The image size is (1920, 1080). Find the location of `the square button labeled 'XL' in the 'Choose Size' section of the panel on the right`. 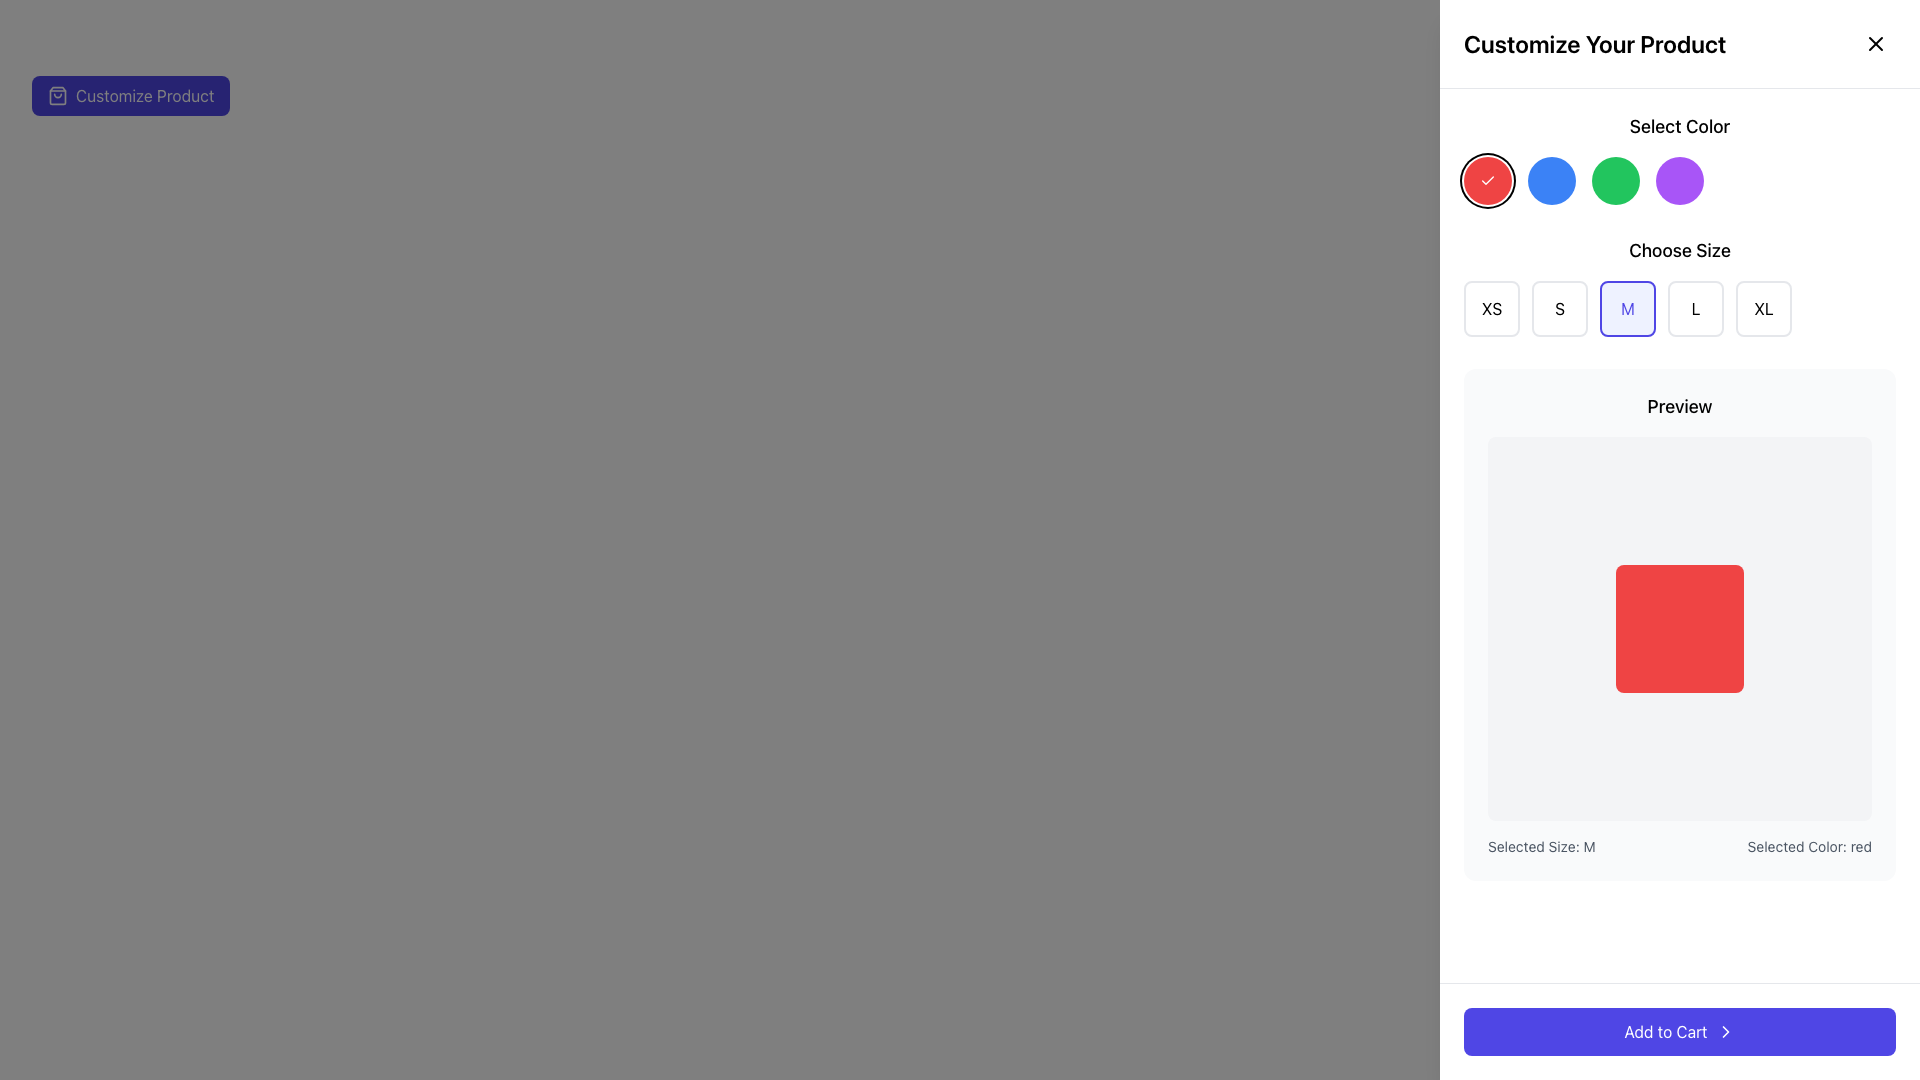

the square button labeled 'XL' in the 'Choose Size' section of the panel on the right is located at coordinates (1763, 308).